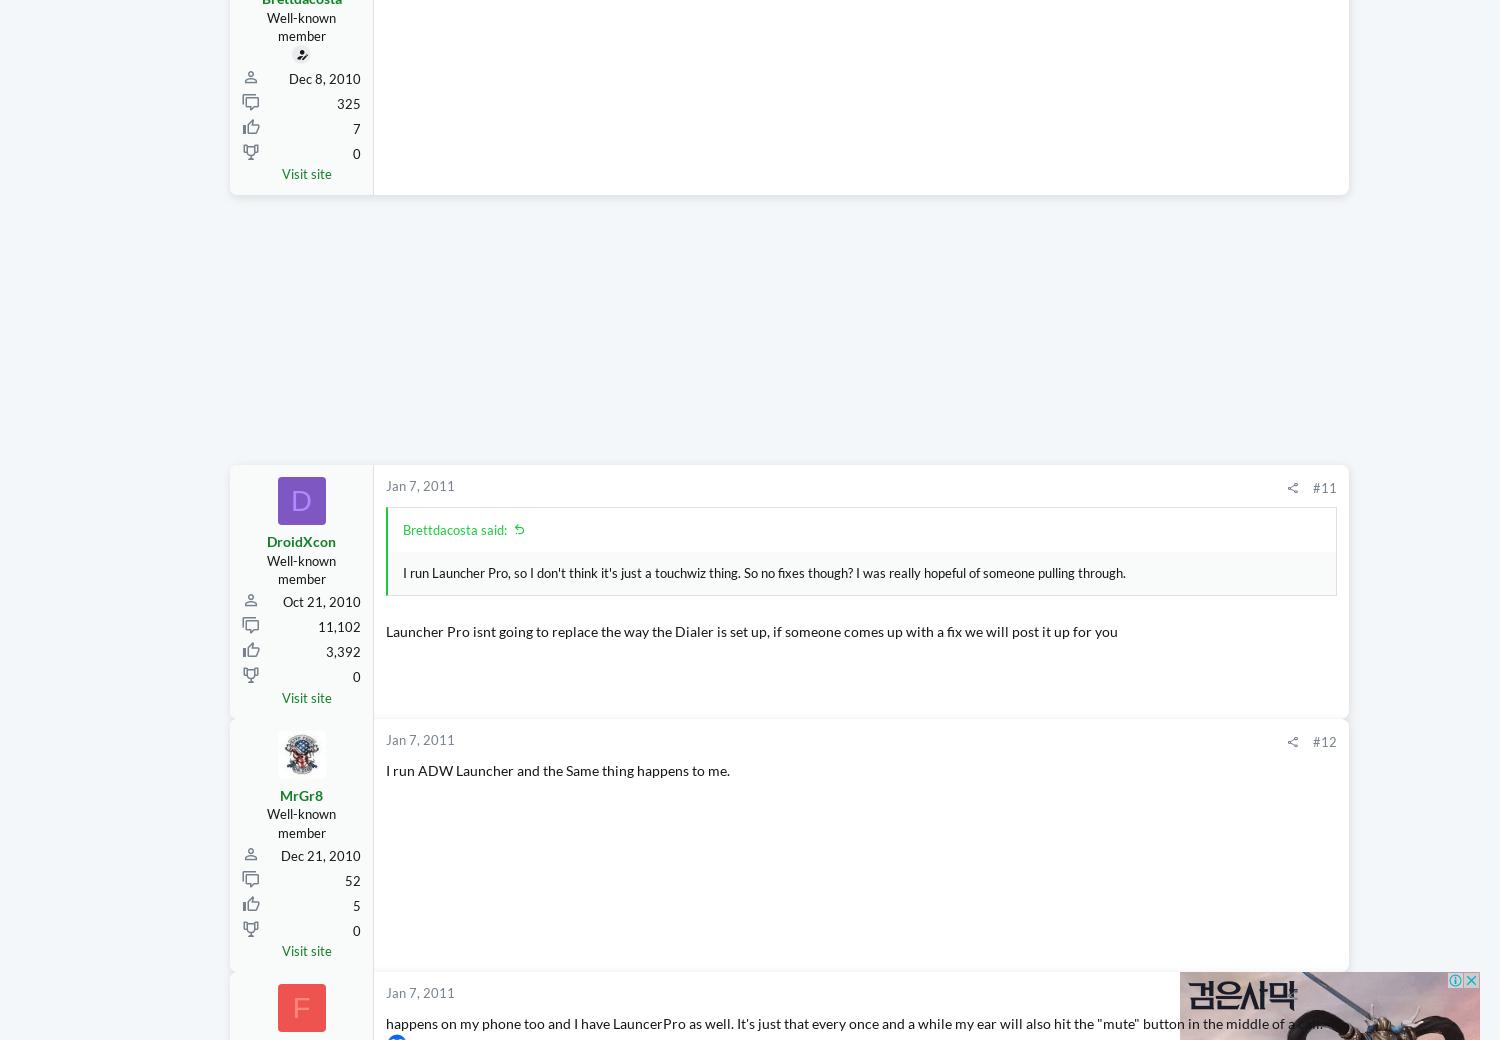 This screenshot has width=1500, height=1040. What do you see at coordinates (558, 806) in the screenshot?
I see `'I run ADW Launcher and the Same thing happens to me.'` at bounding box center [558, 806].